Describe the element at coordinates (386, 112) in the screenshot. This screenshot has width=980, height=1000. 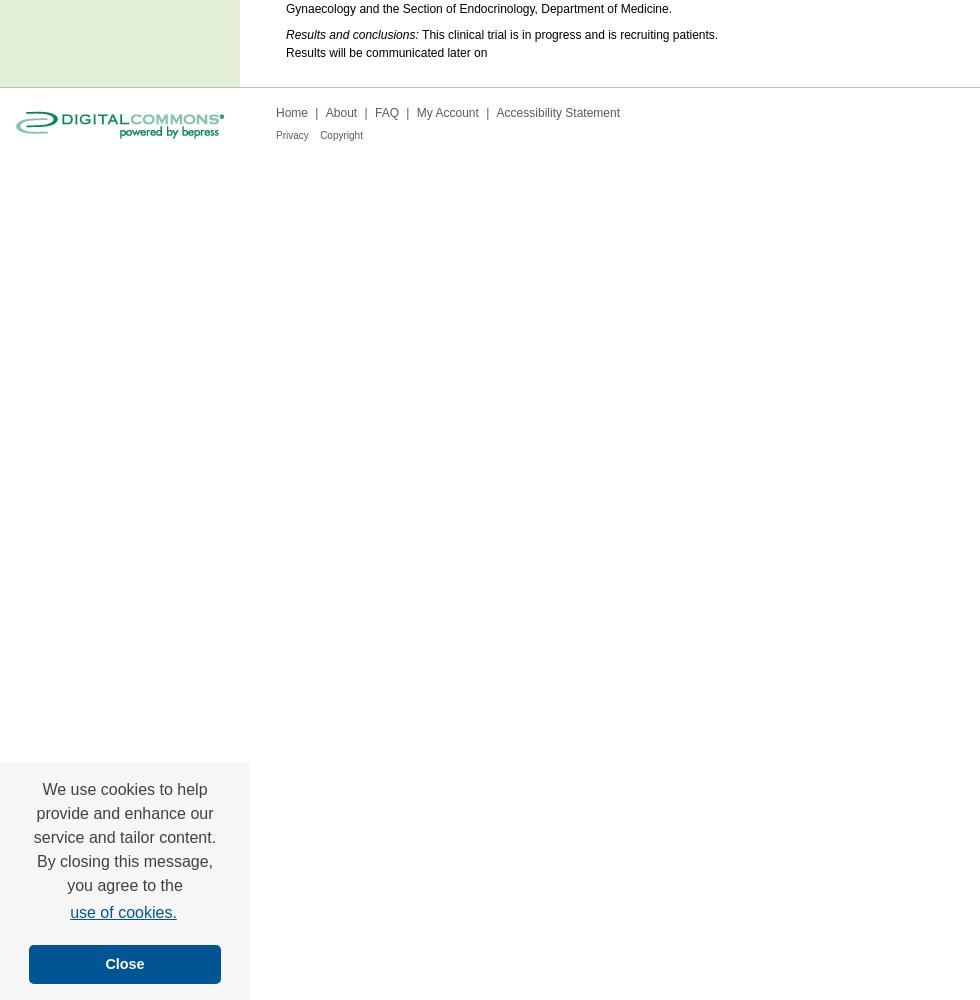
I see `'FAQ'` at that location.